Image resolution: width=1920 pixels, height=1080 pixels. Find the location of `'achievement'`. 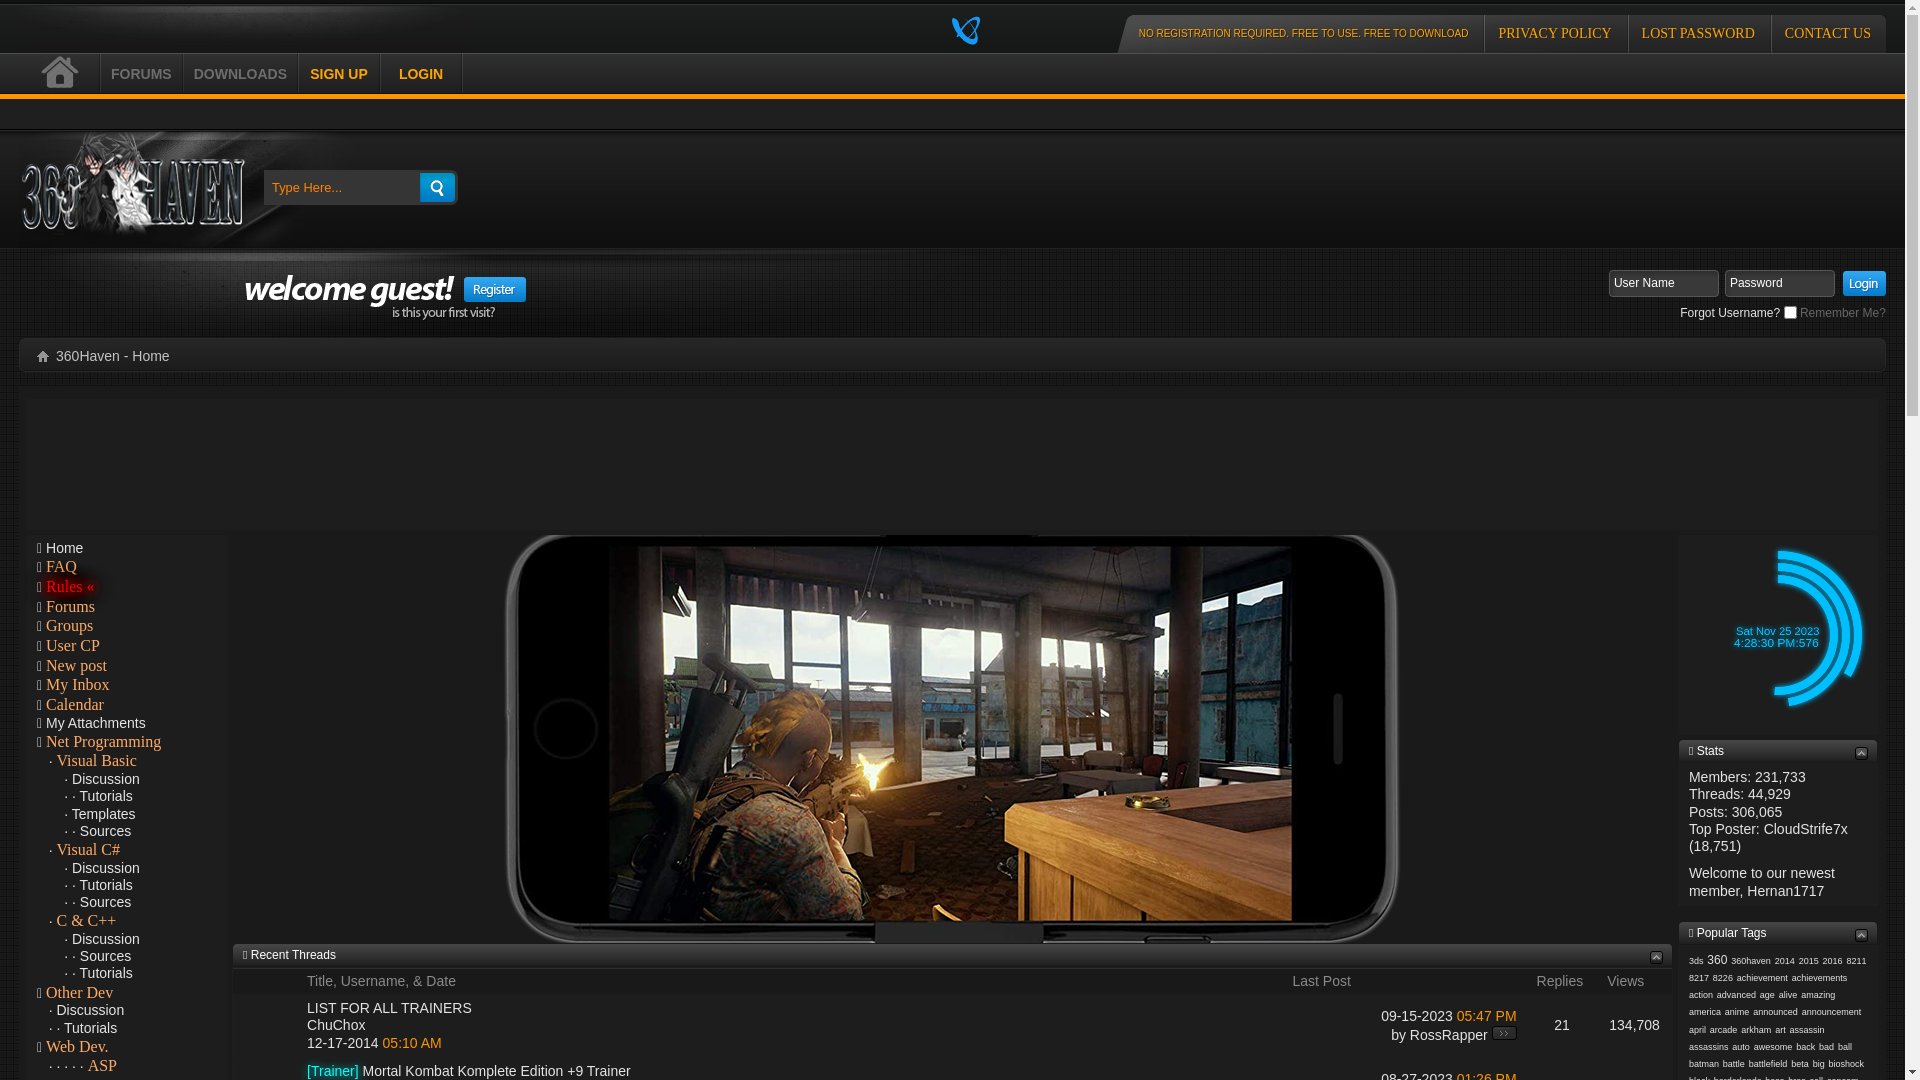

'achievement' is located at coordinates (1762, 977).